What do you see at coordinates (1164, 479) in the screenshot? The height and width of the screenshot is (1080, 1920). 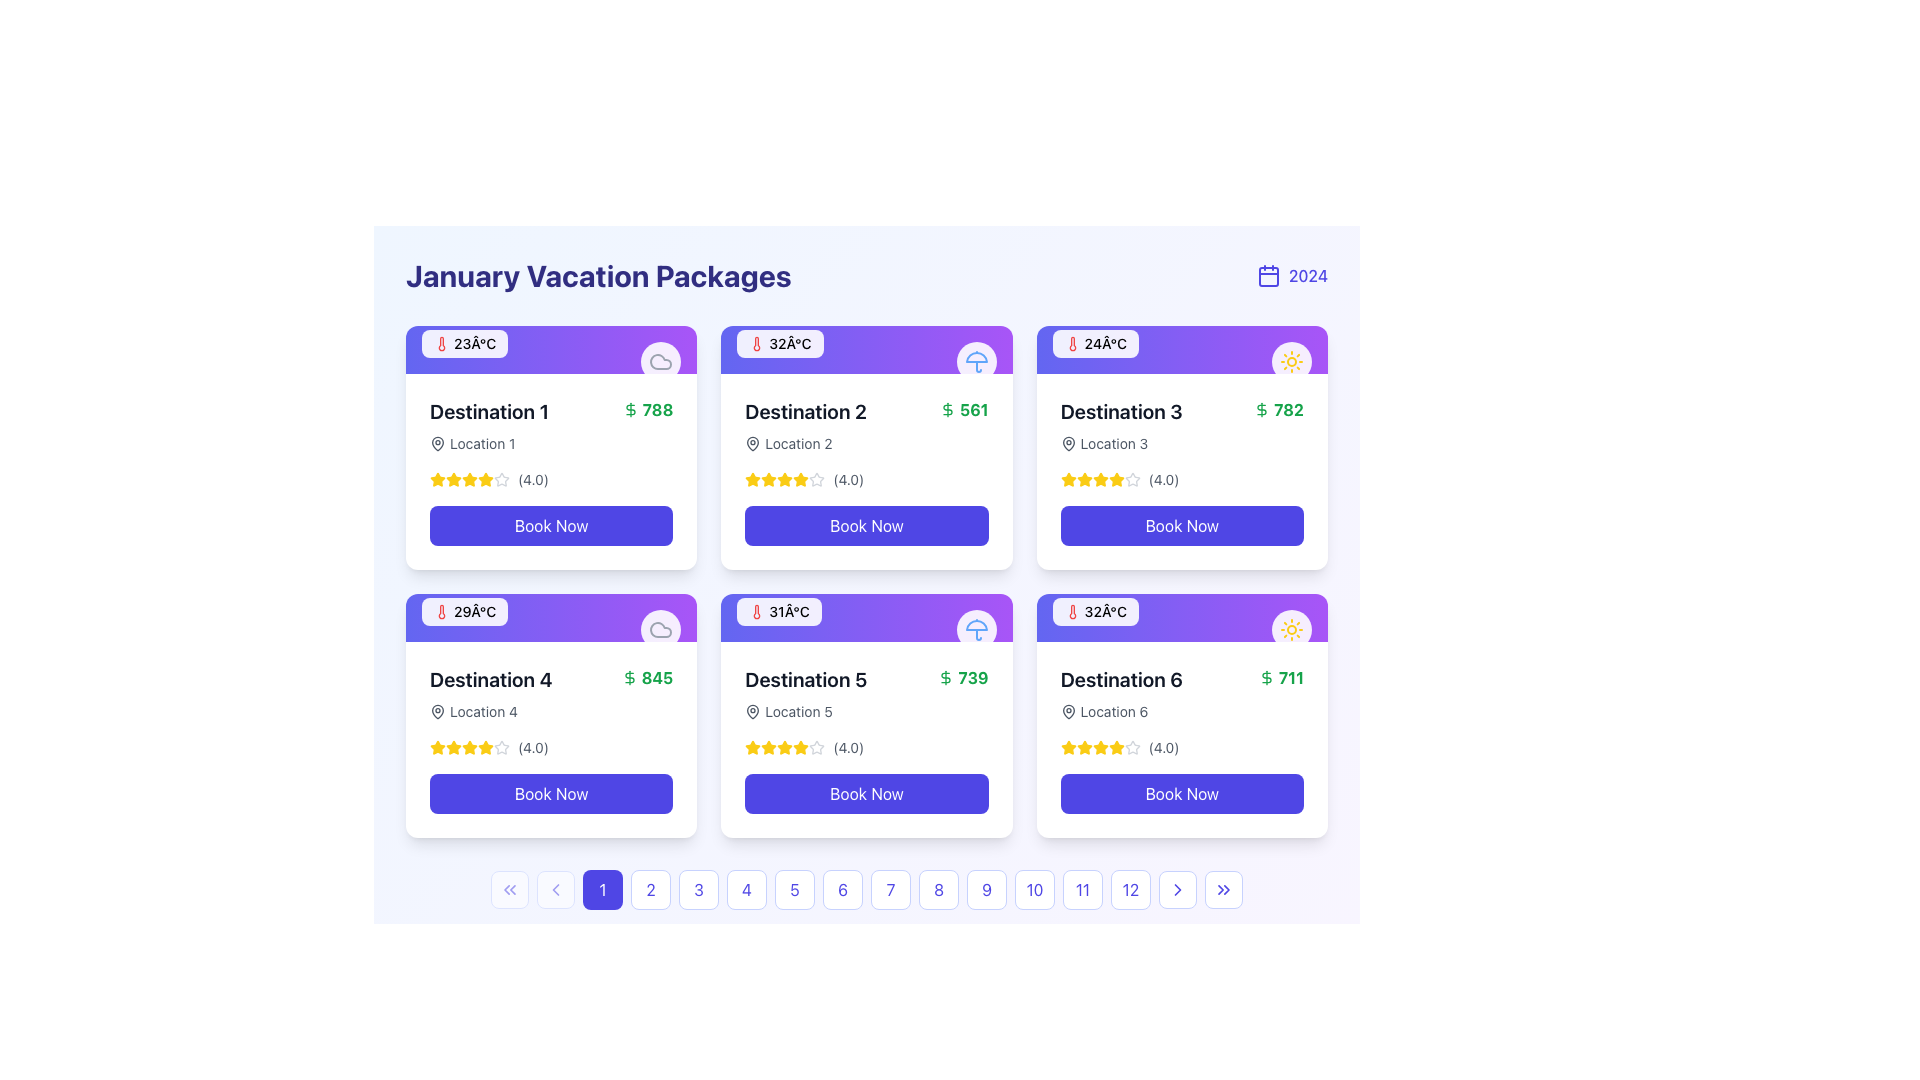 I see `the textual rating label displaying '(4.0)' in gray text` at bounding box center [1164, 479].